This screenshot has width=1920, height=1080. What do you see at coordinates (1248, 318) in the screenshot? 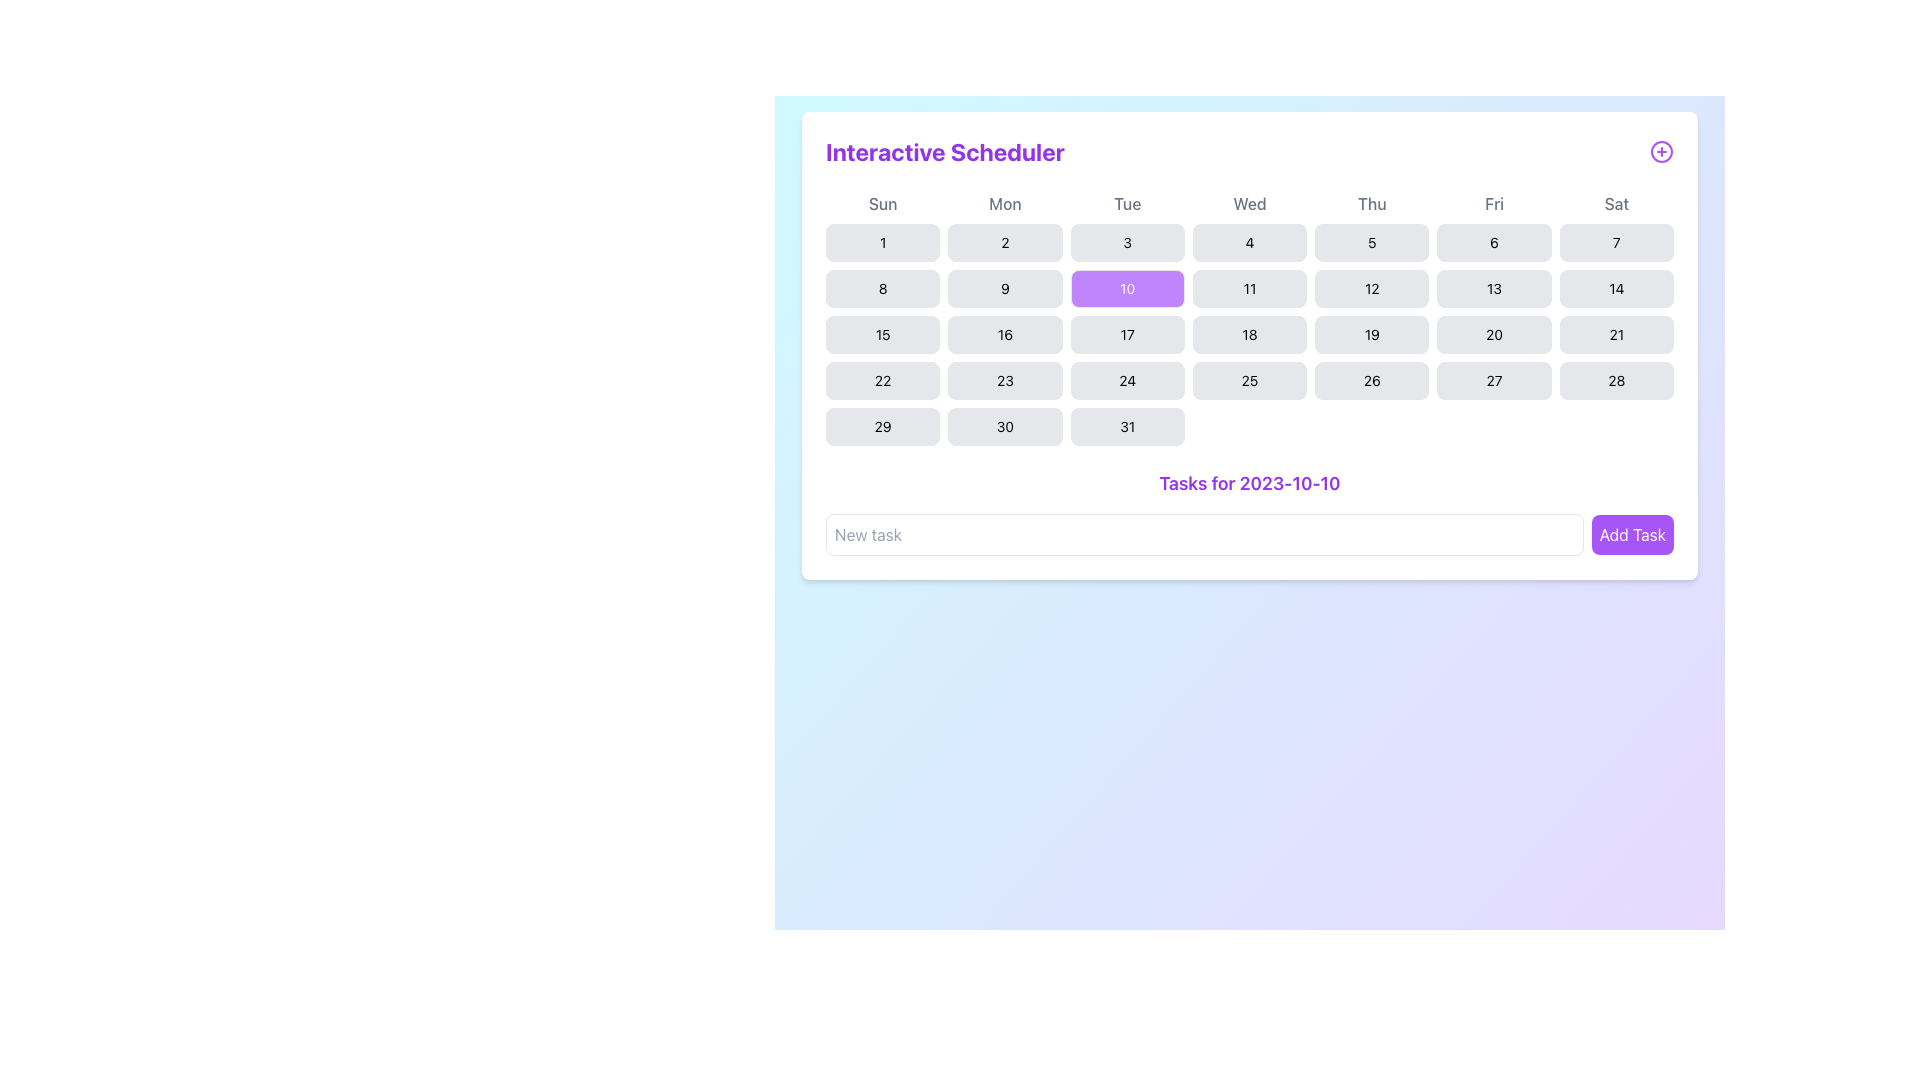
I see `the highlighted cell of the Interactive calendar component` at bounding box center [1248, 318].